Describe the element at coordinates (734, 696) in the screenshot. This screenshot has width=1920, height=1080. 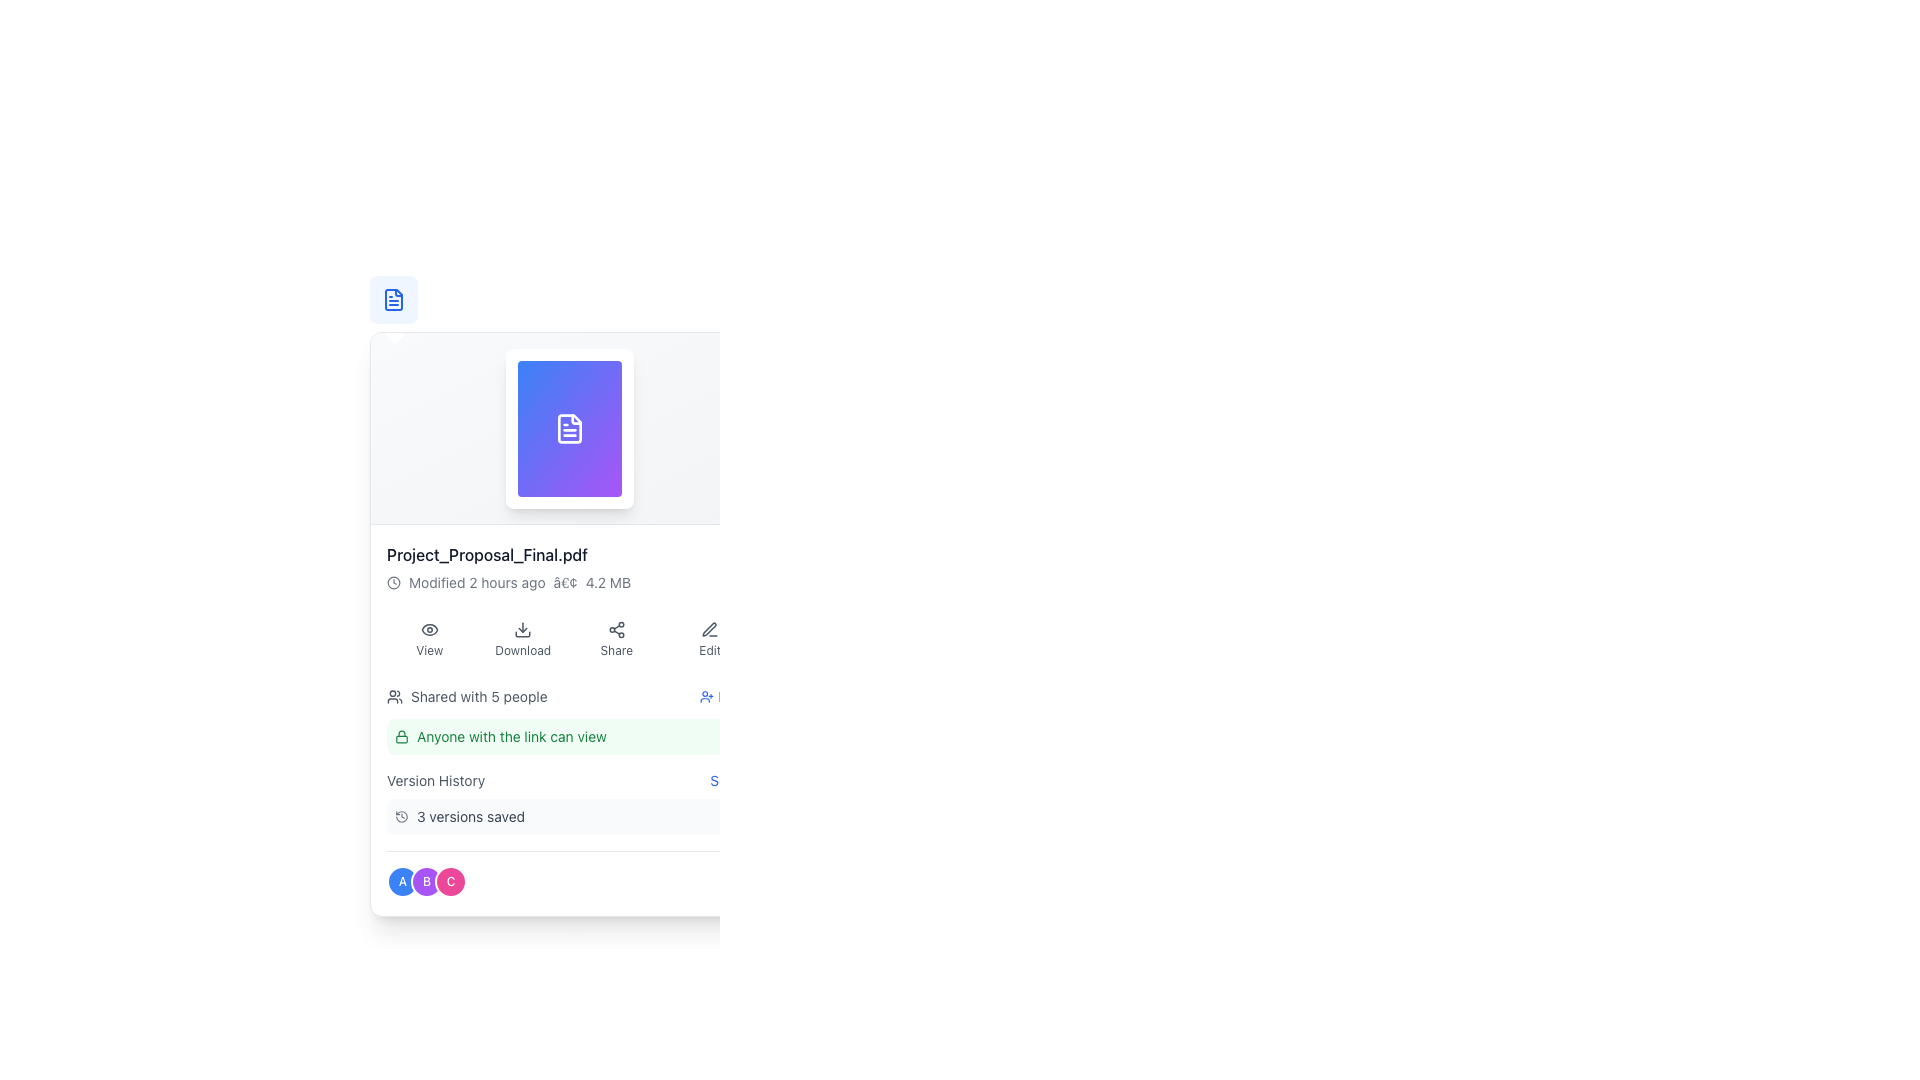
I see `the 'Invite' link, which is displayed in blue and is part of the user action interface for shared resources` at that location.